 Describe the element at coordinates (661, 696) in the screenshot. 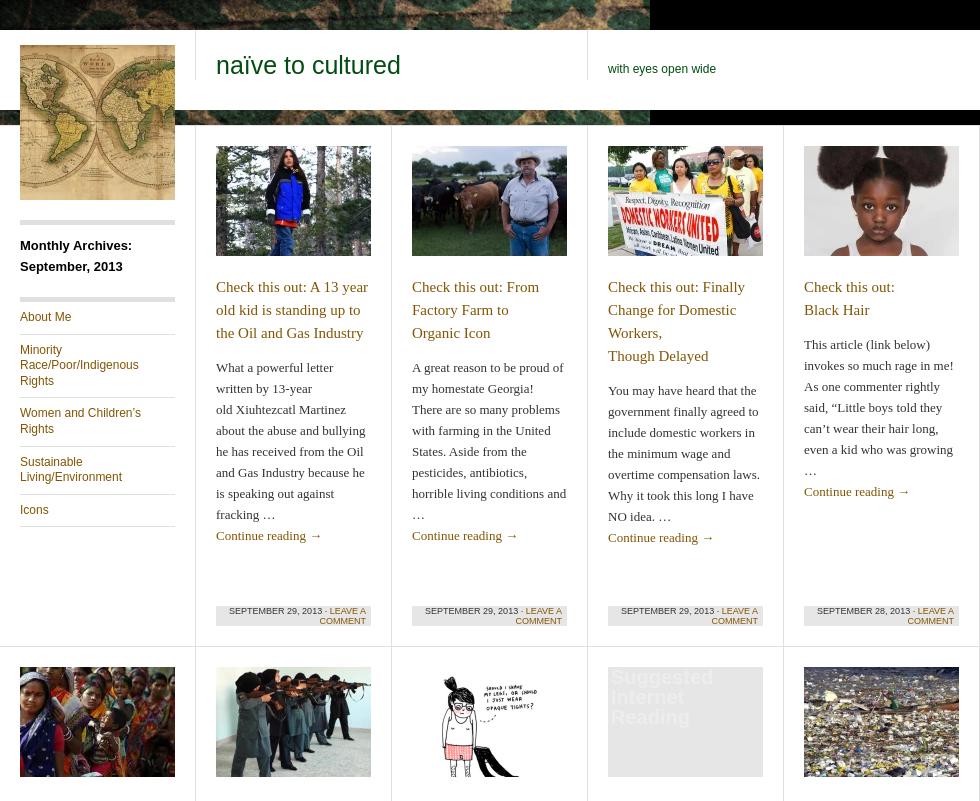

I see `'Suggested Internet Reading'` at that location.